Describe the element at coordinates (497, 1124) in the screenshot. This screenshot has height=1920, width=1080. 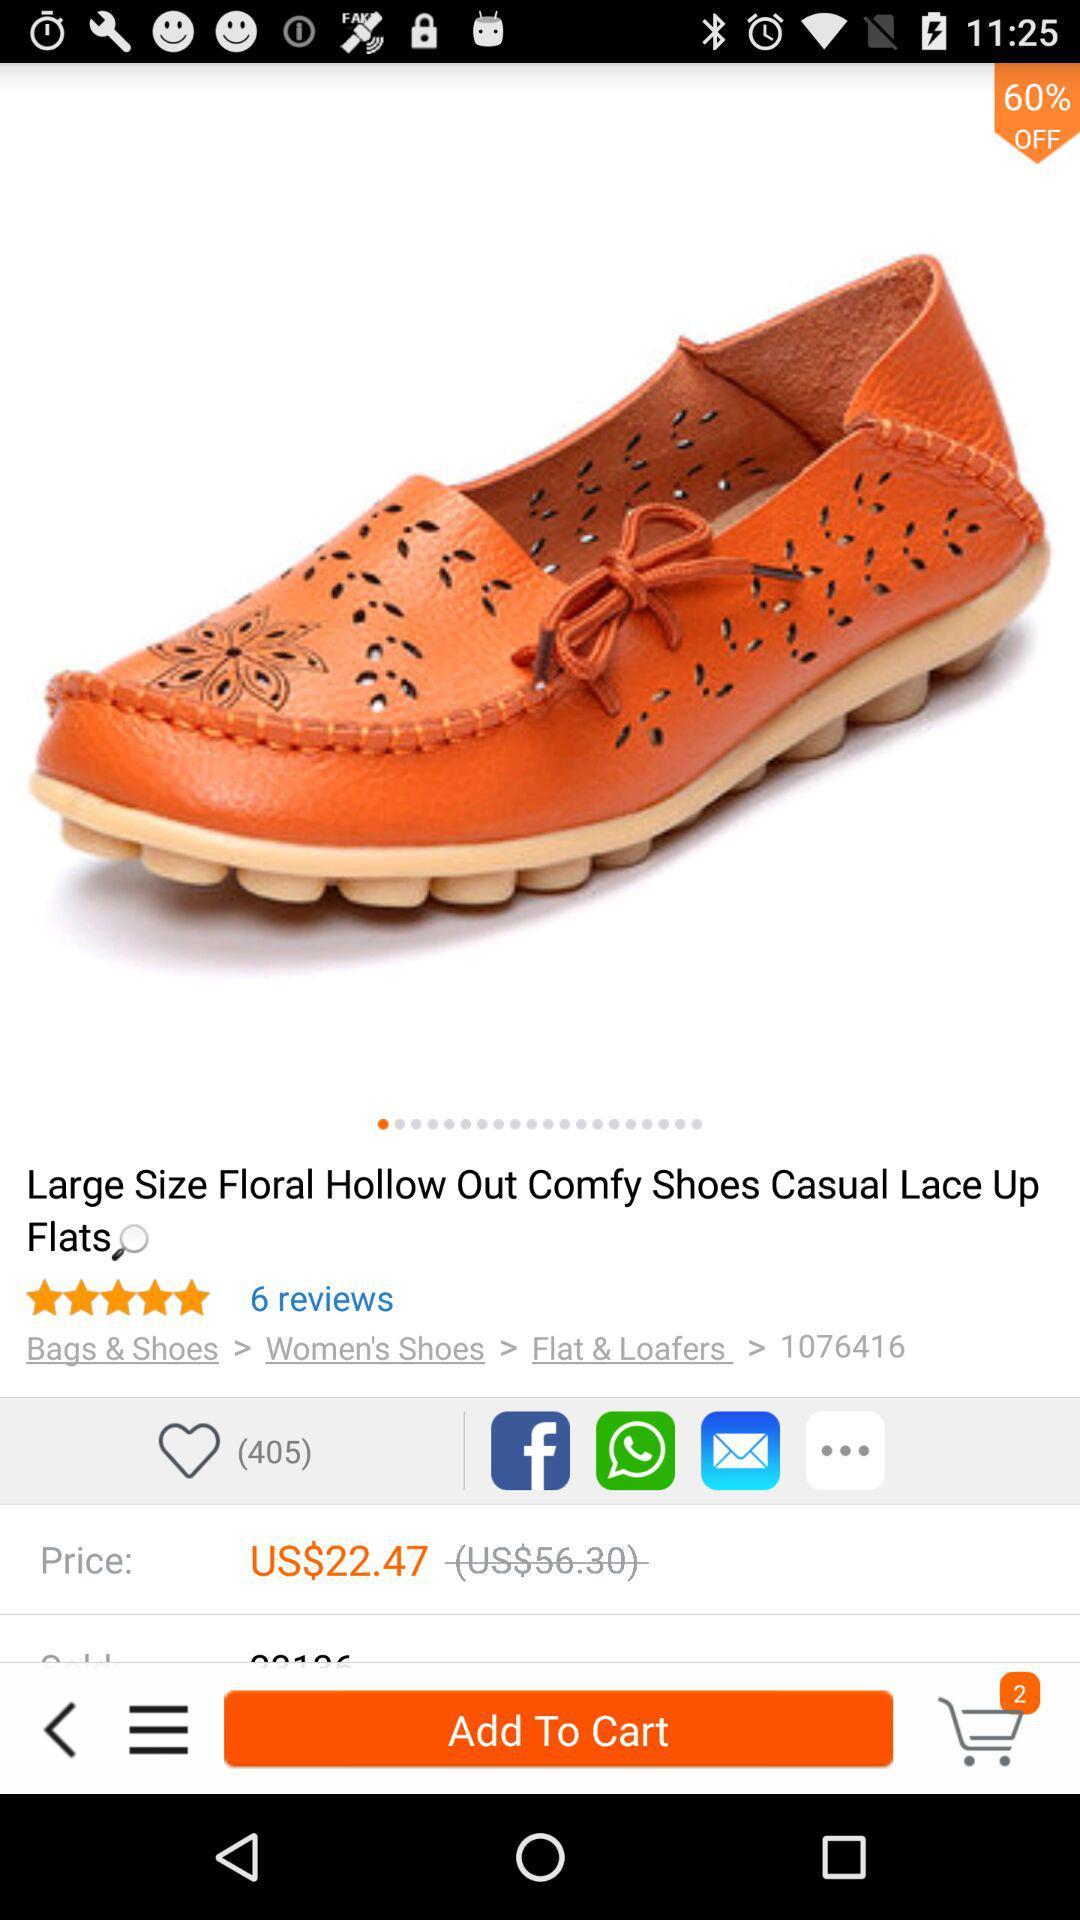
I see `picture` at that location.